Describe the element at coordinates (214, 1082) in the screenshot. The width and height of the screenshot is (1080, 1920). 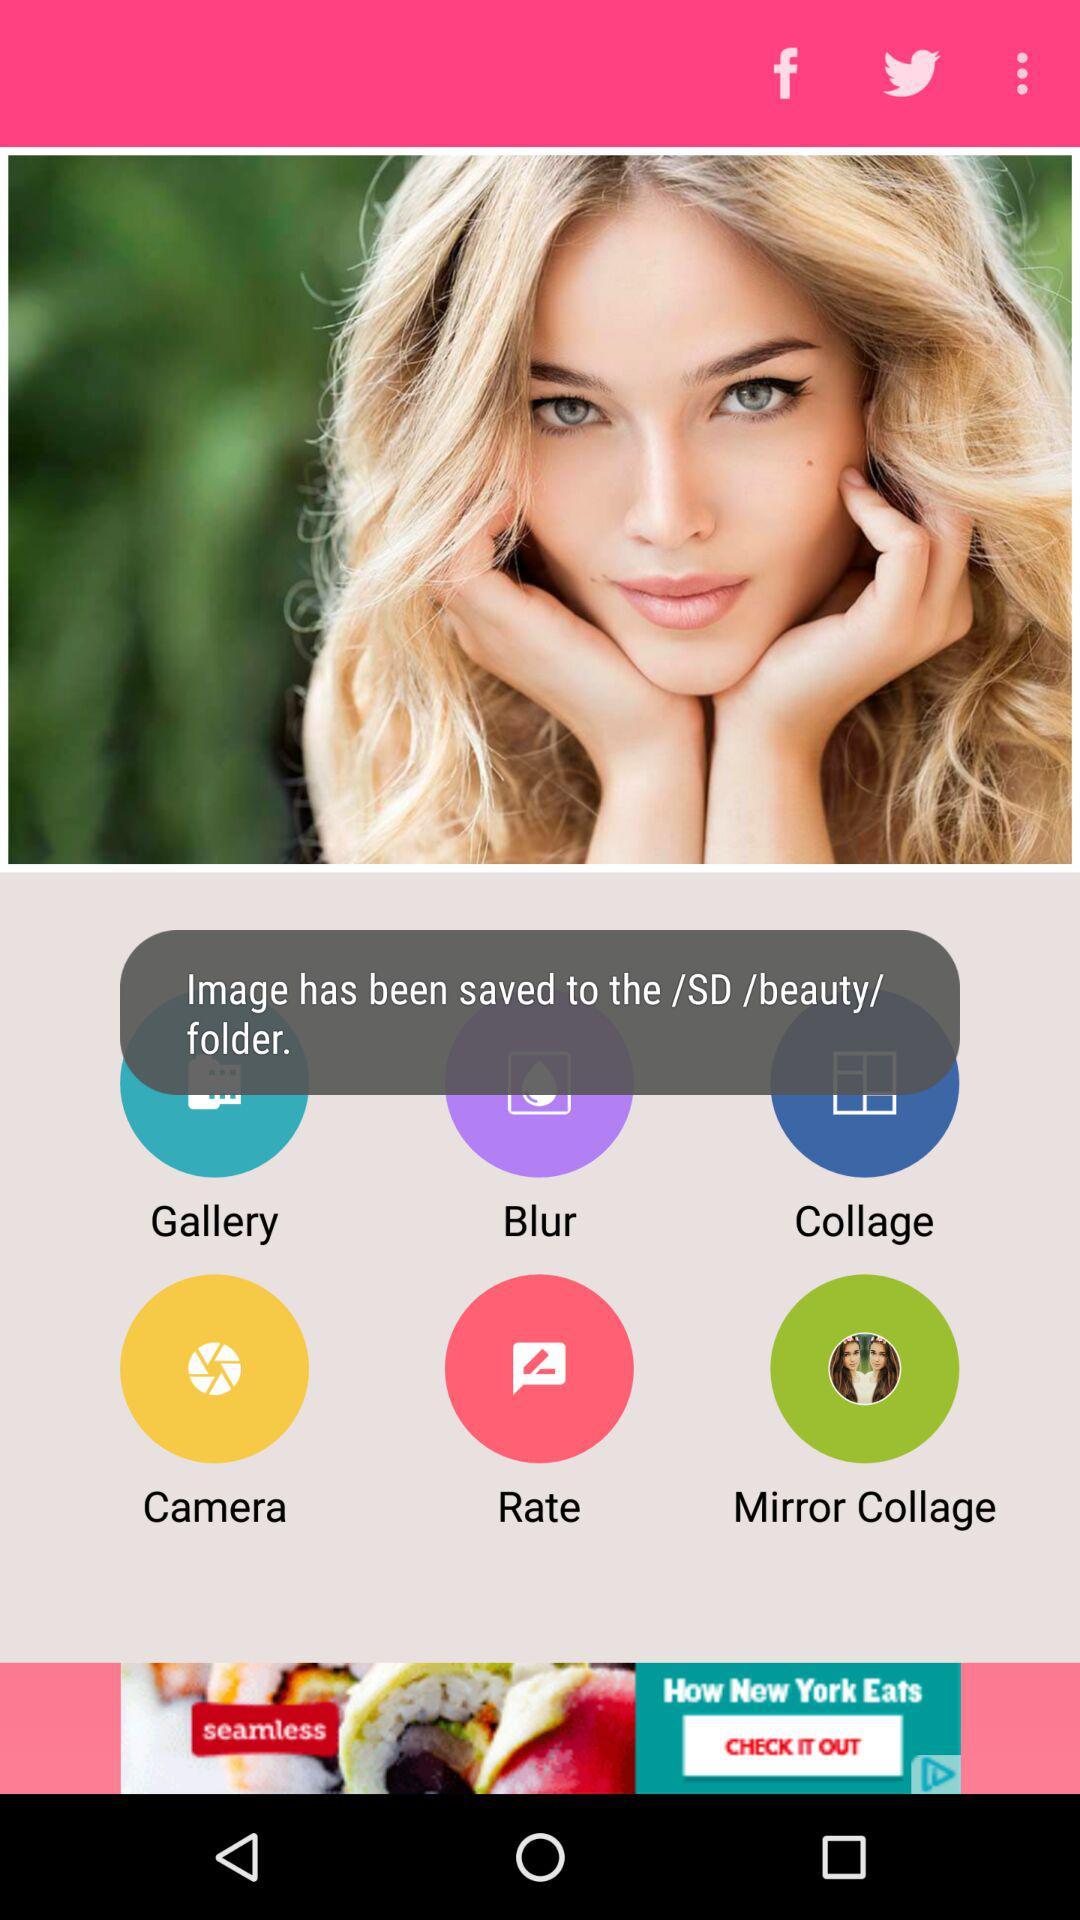
I see `photos option` at that location.